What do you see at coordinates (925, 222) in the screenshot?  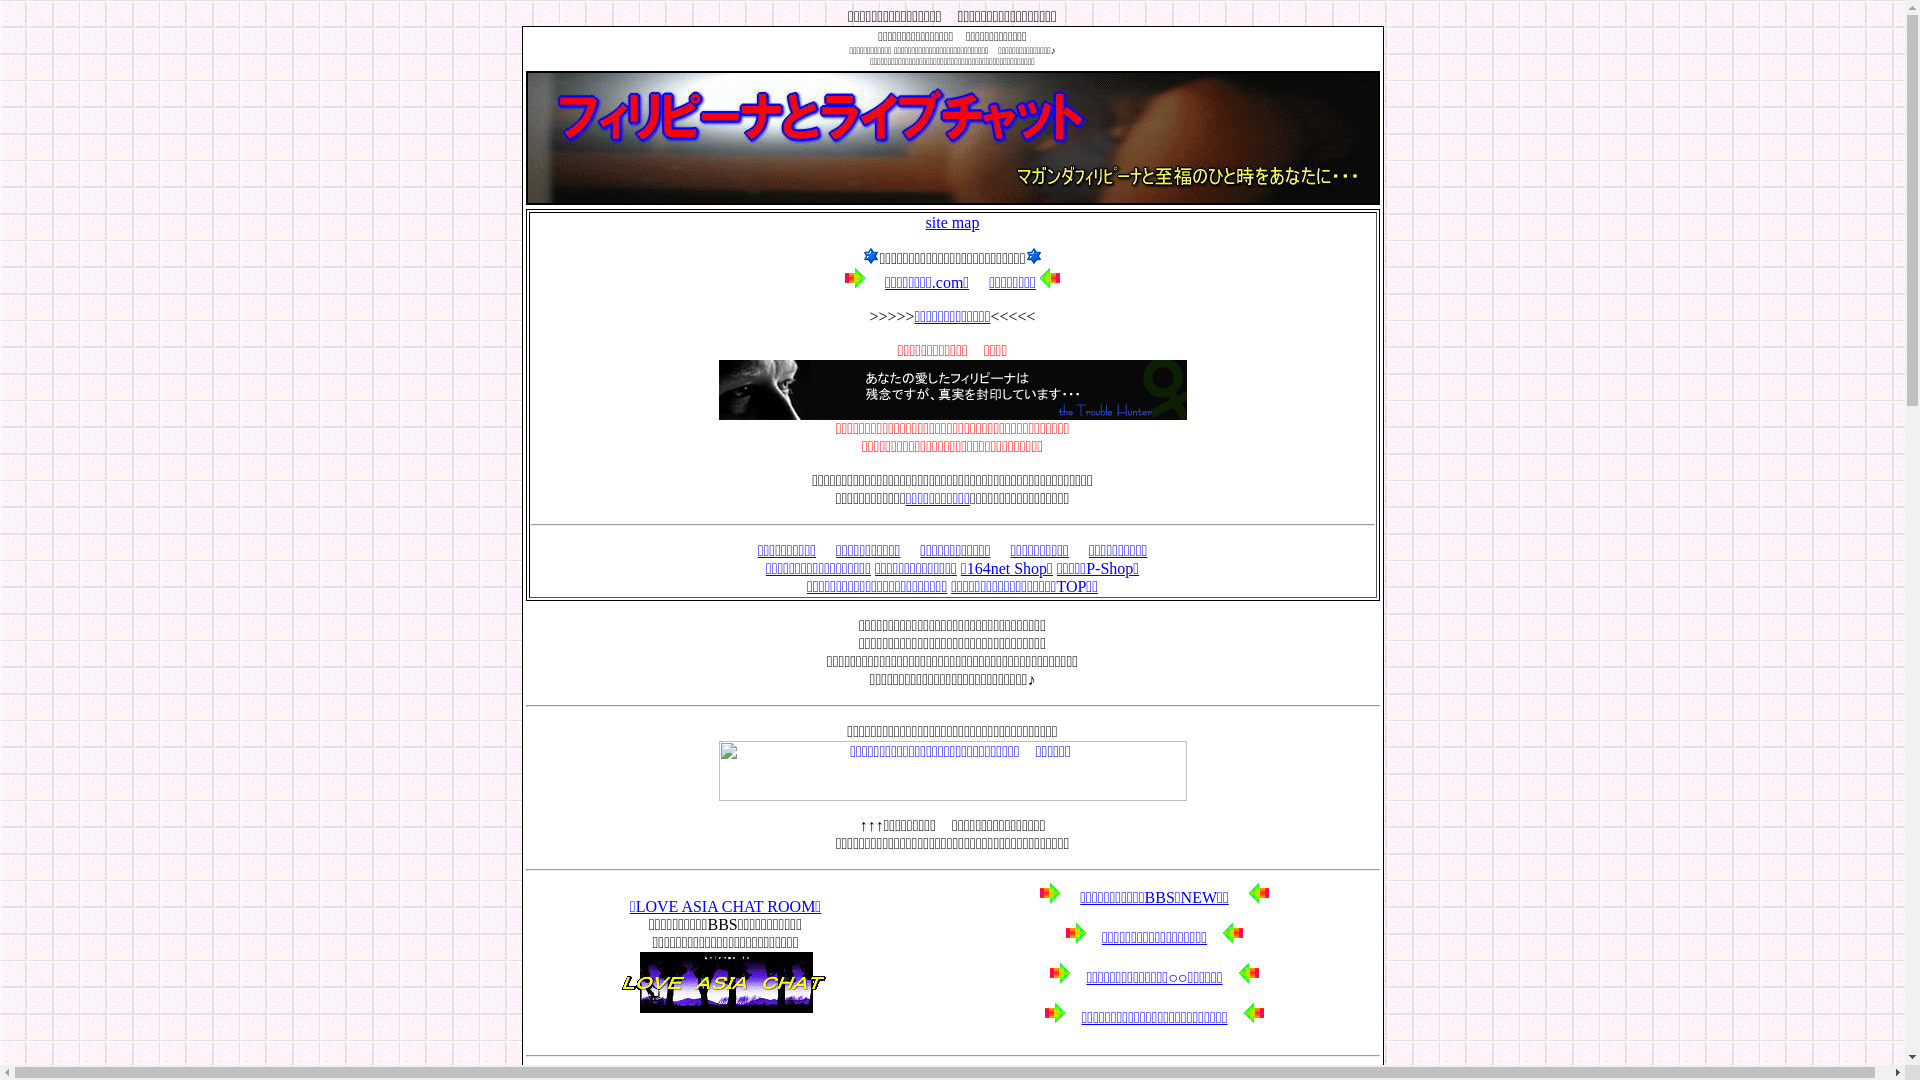 I see `'site map'` at bounding box center [925, 222].